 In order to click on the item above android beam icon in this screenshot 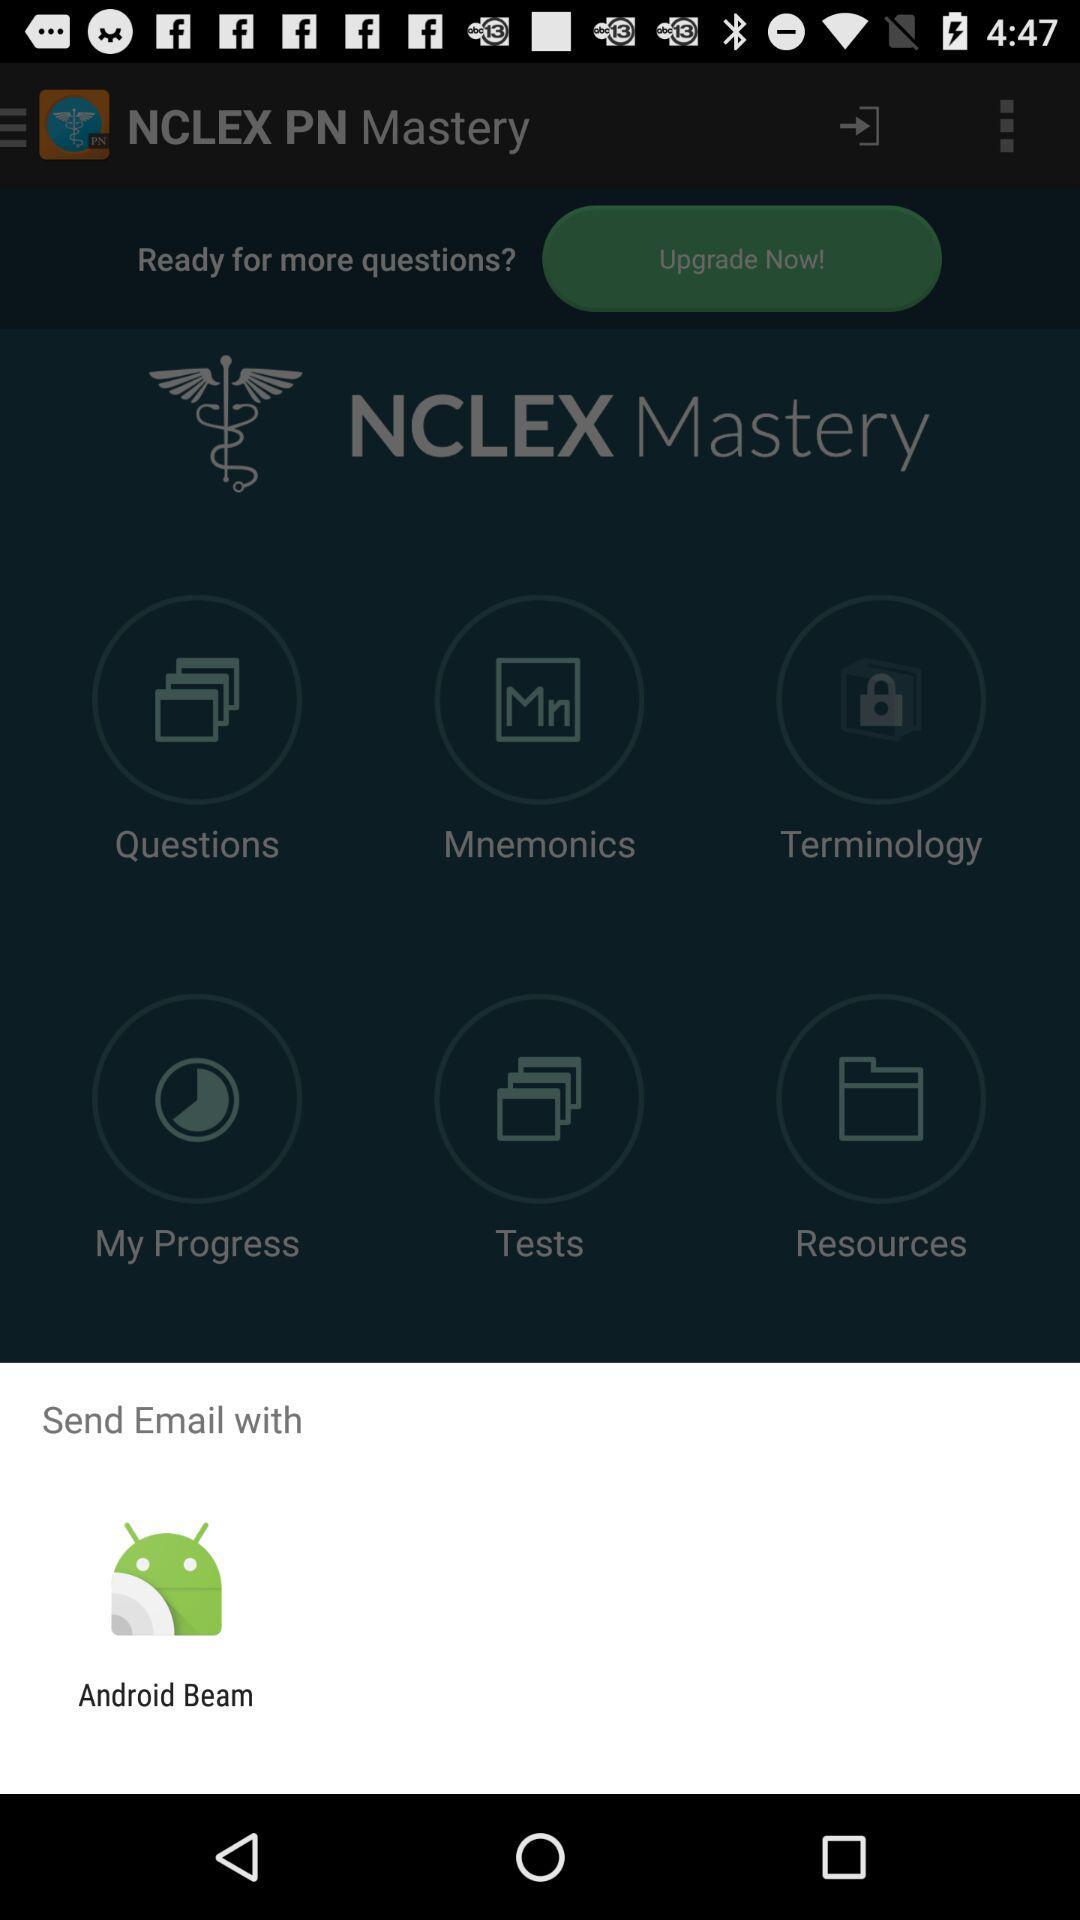, I will do `click(165, 1579)`.